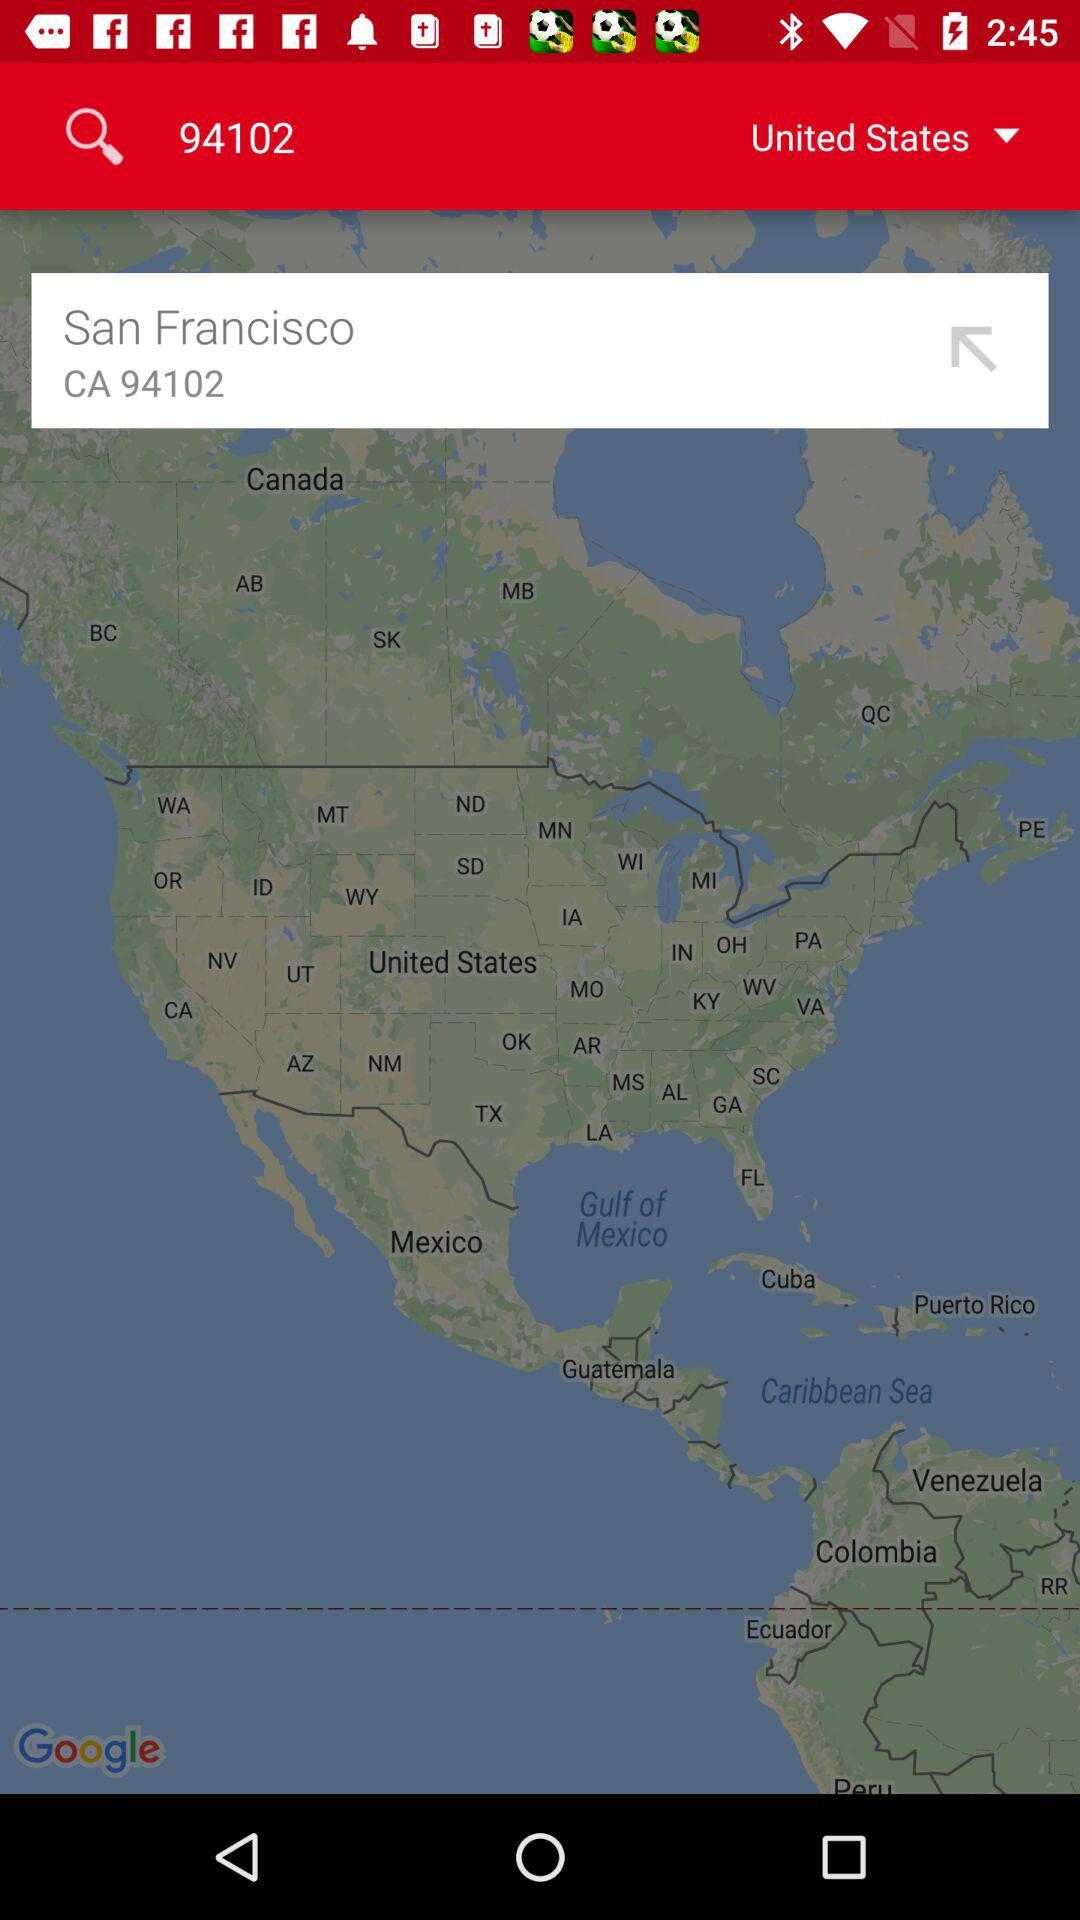 Image resolution: width=1080 pixels, height=1920 pixels. Describe the element at coordinates (853, 135) in the screenshot. I see `icon to the right of 94102` at that location.